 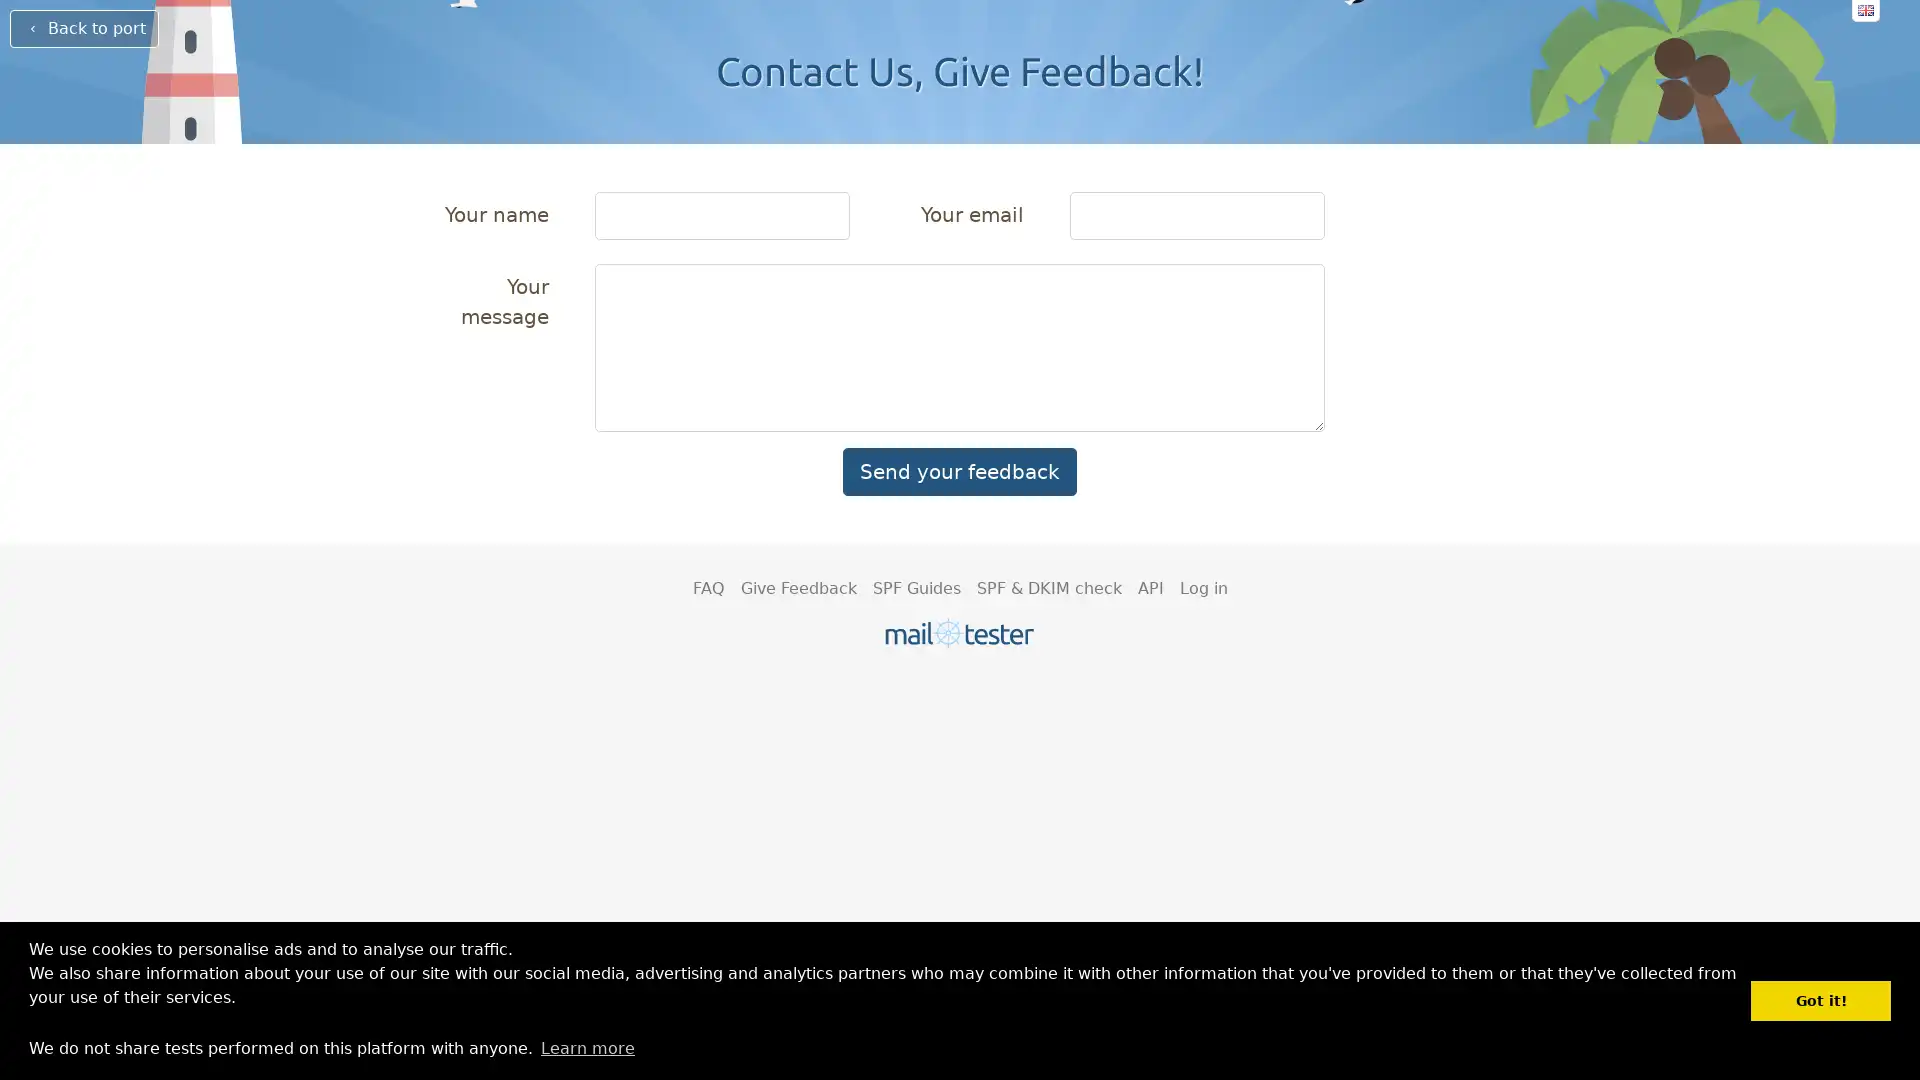 What do you see at coordinates (1820, 1000) in the screenshot?
I see `dismiss cookie message` at bounding box center [1820, 1000].